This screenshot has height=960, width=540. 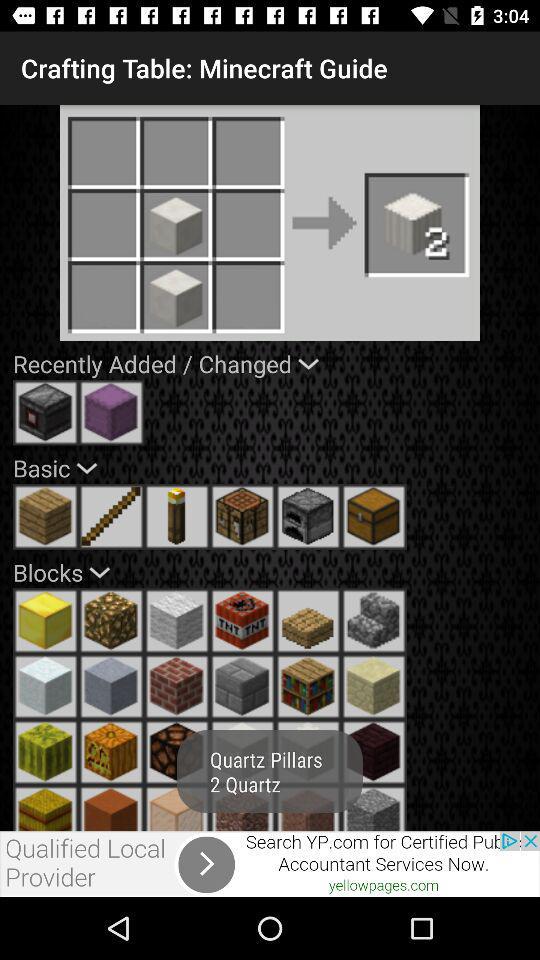 What do you see at coordinates (177, 620) in the screenshot?
I see `image` at bounding box center [177, 620].